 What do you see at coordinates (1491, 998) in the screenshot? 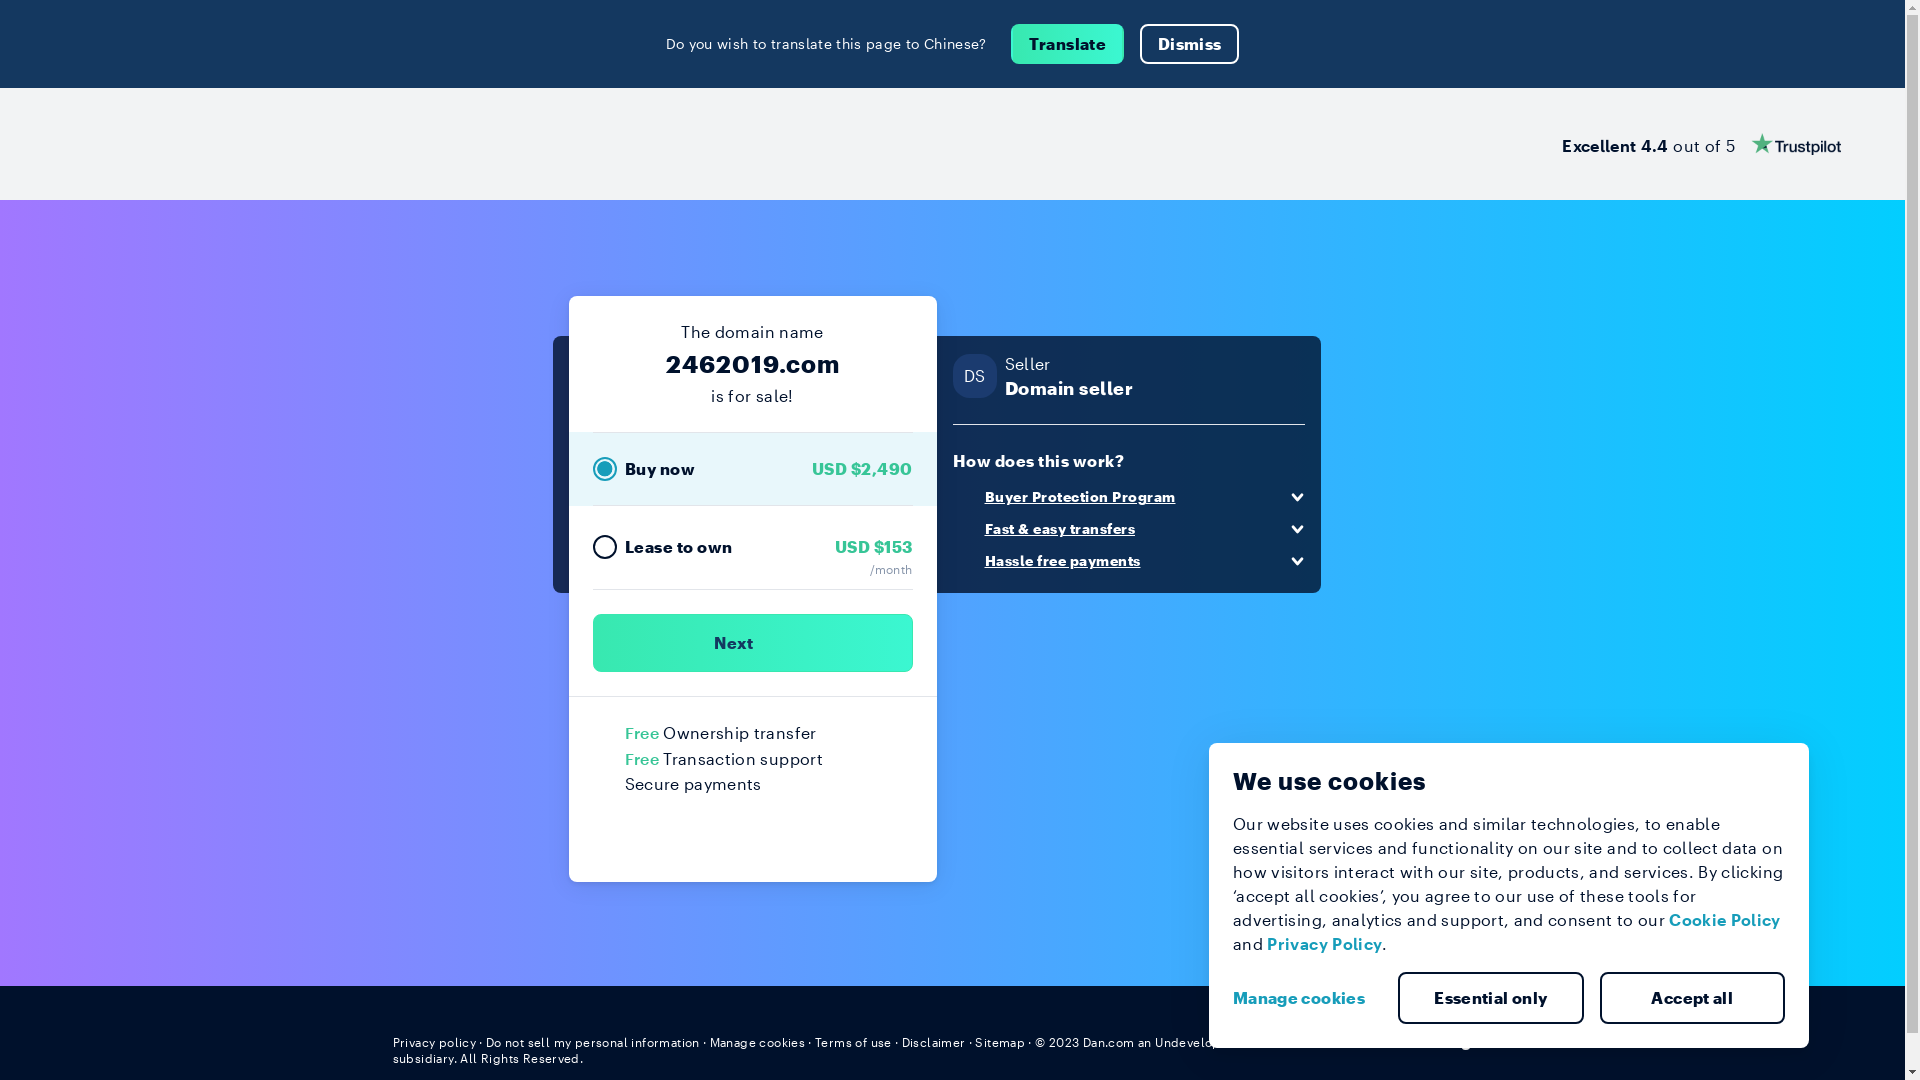
I see `'Essential only'` at bounding box center [1491, 998].